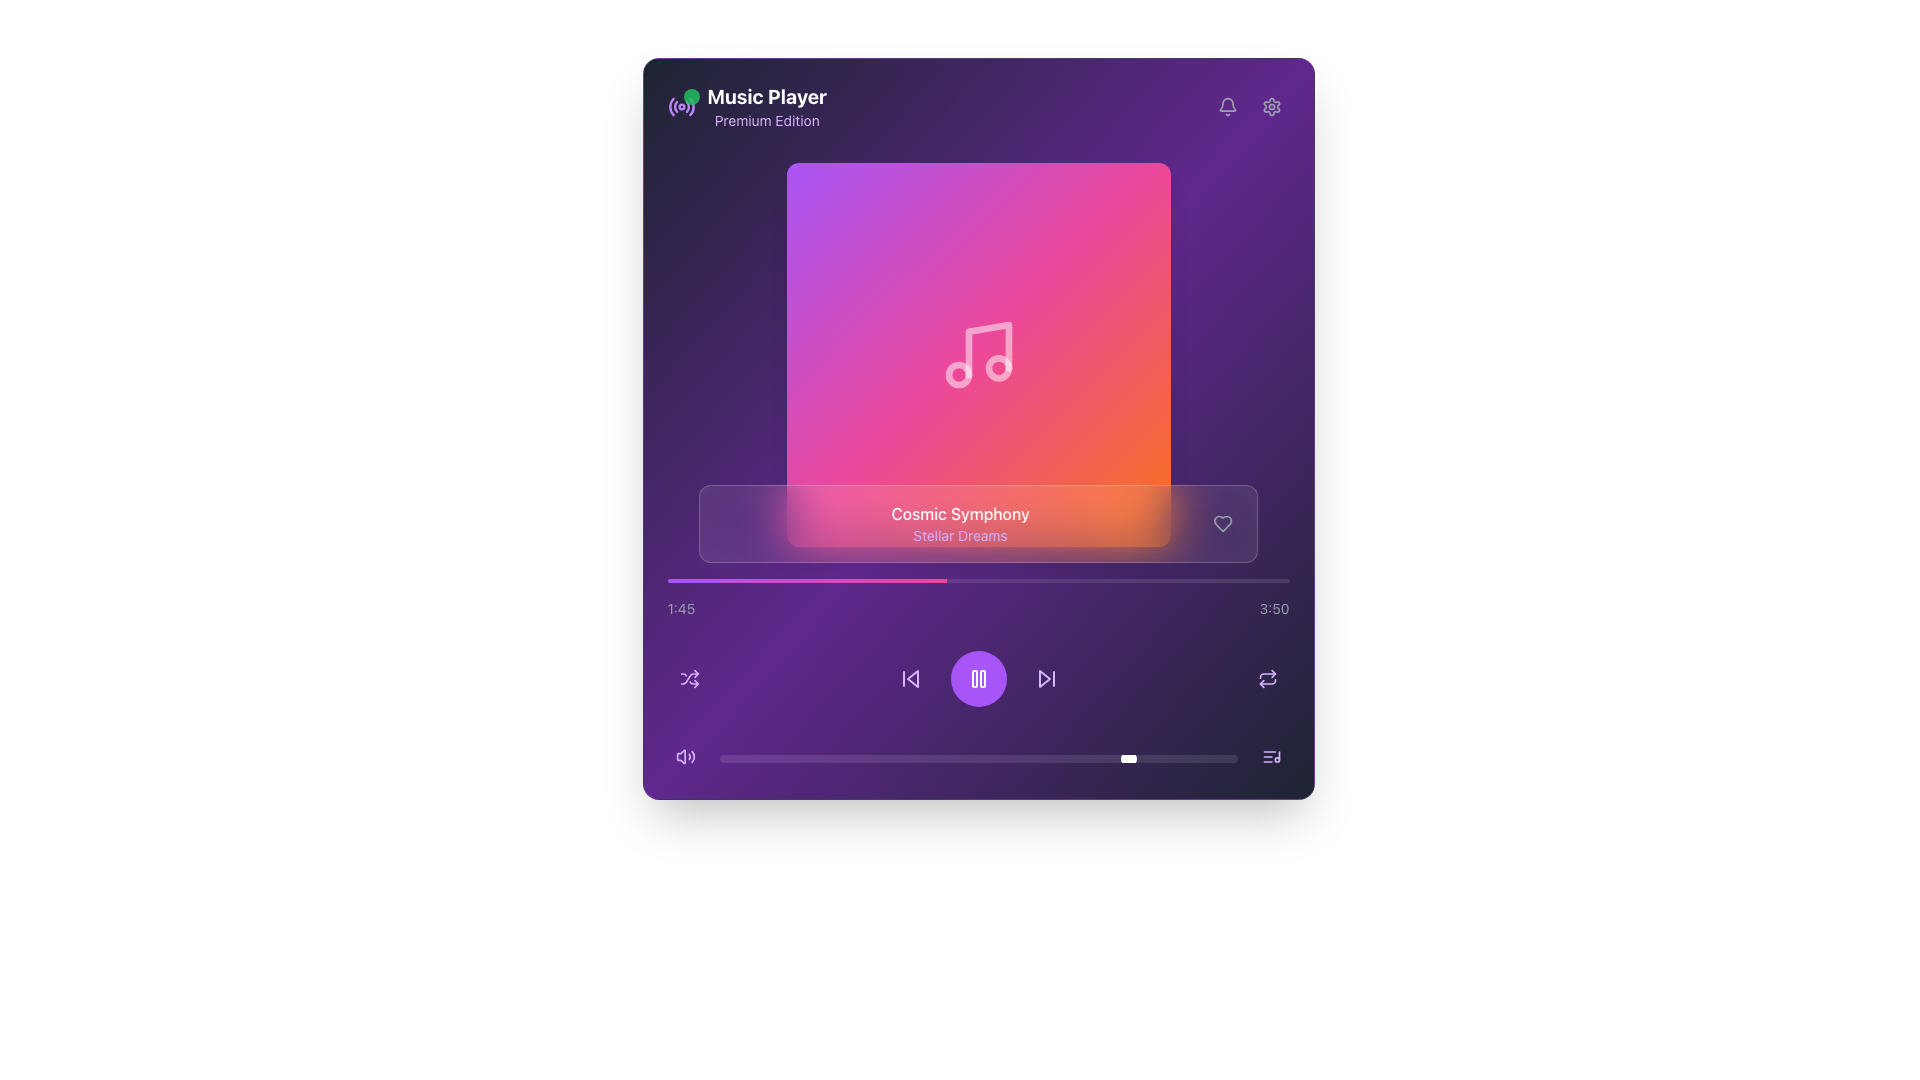  What do you see at coordinates (952, 581) in the screenshot?
I see `the playback position` at bounding box center [952, 581].